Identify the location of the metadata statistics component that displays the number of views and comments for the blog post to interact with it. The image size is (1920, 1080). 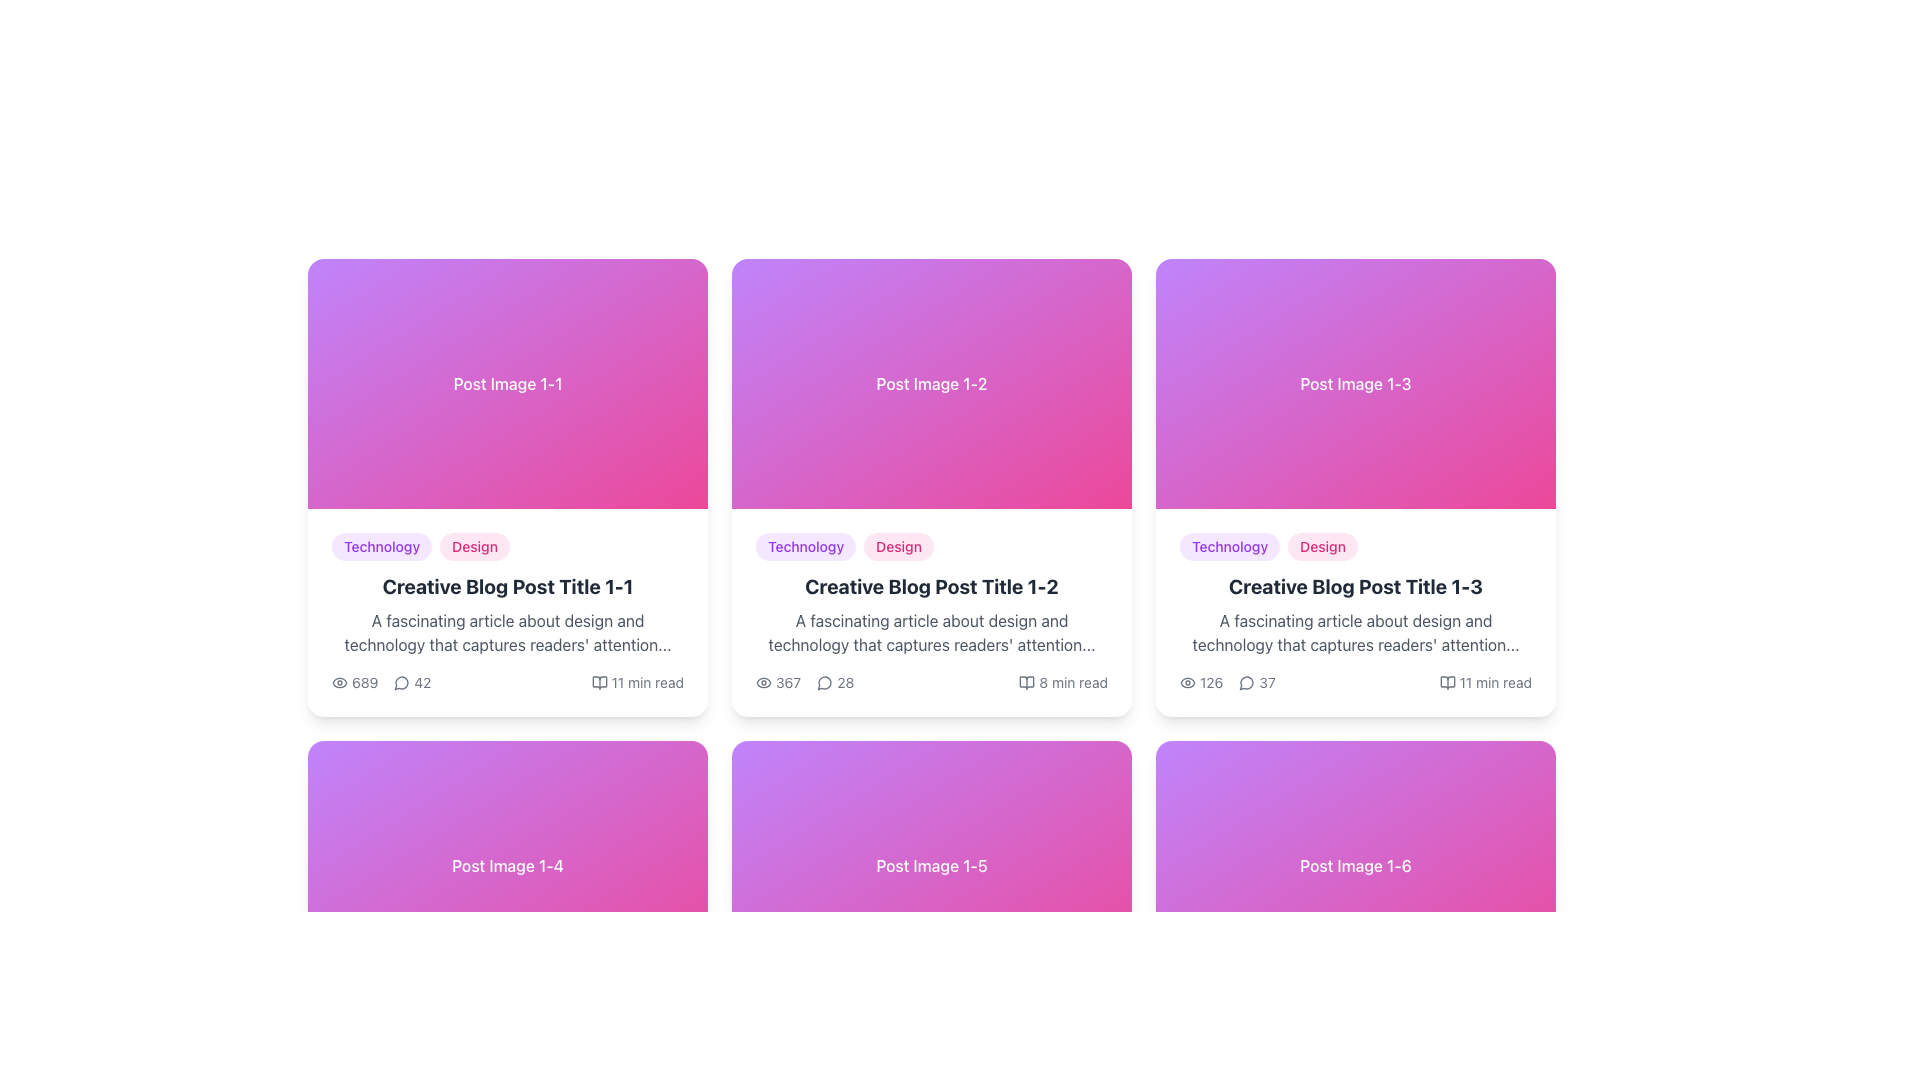
(805, 681).